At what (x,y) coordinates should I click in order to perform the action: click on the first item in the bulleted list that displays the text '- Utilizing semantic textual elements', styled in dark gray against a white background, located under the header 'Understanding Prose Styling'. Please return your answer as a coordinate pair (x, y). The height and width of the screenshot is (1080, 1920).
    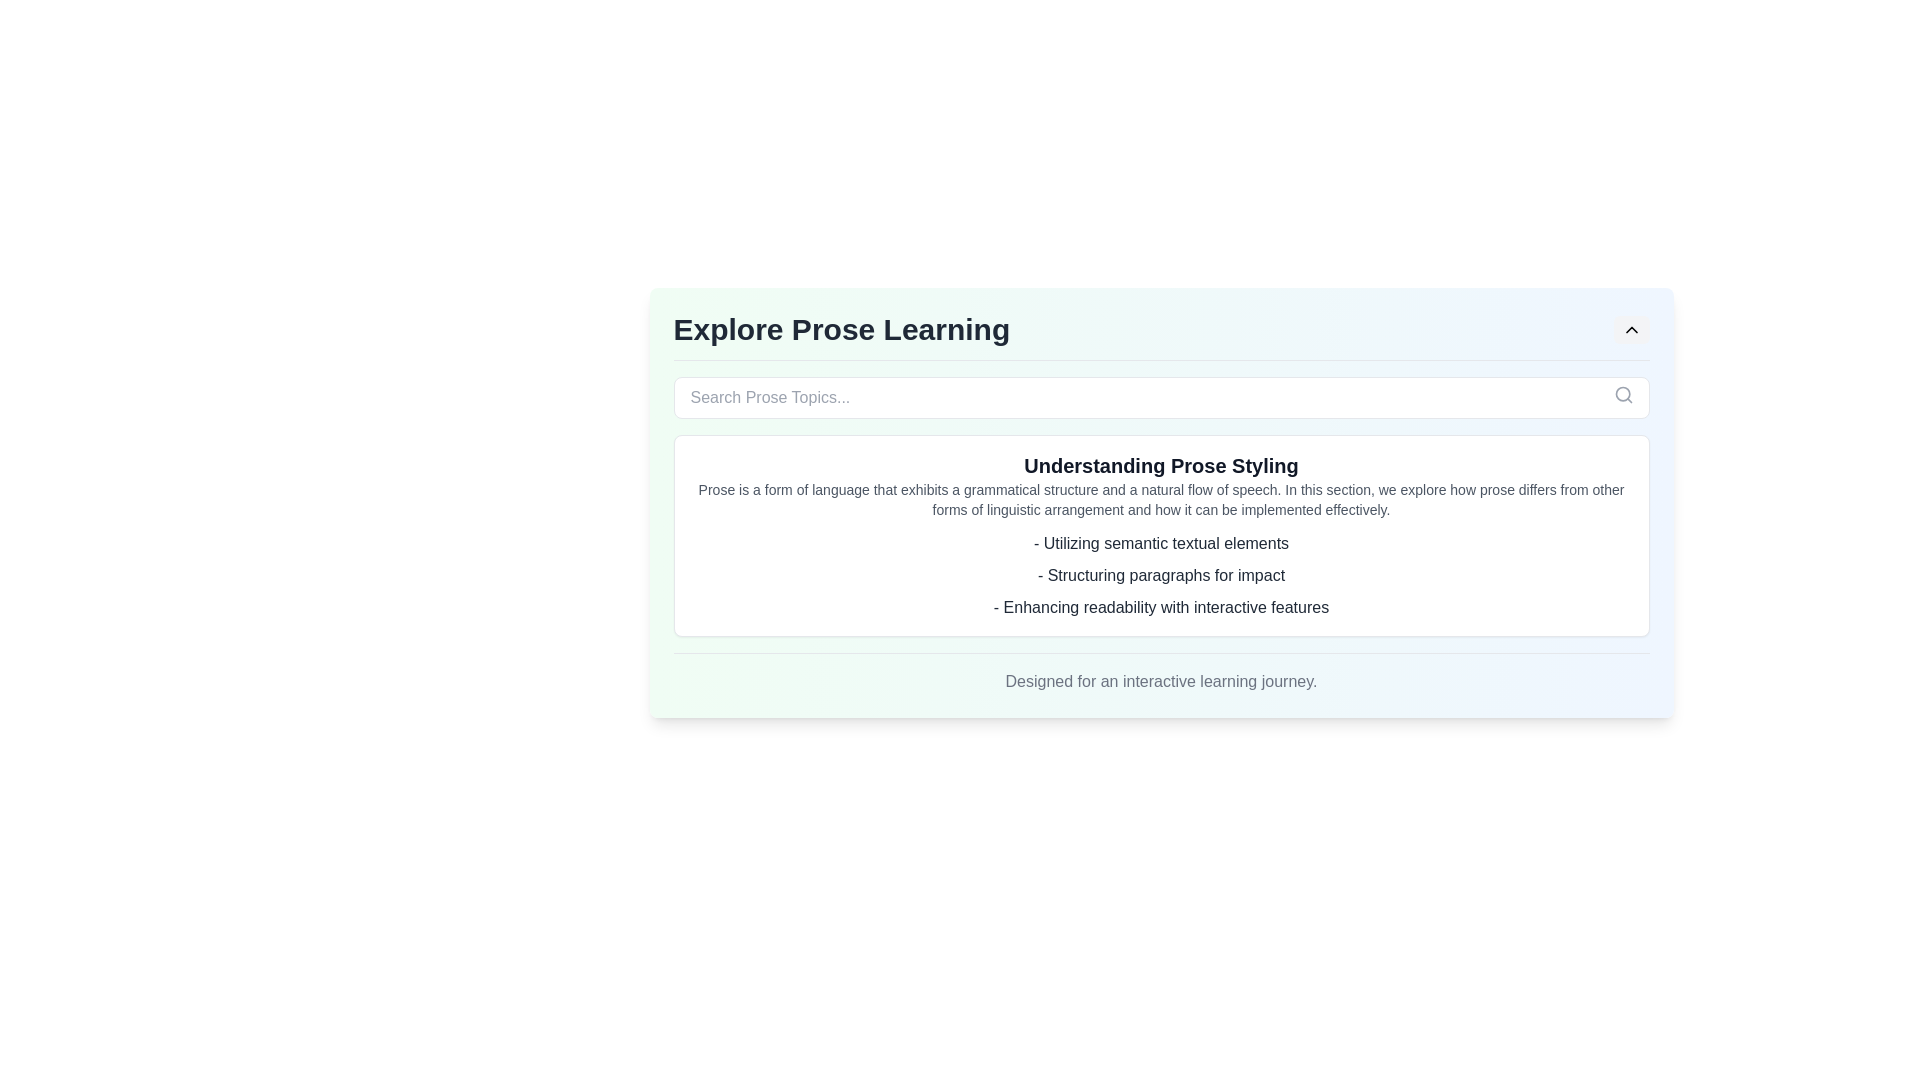
    Looking at the image, I should click on (1161, 543).